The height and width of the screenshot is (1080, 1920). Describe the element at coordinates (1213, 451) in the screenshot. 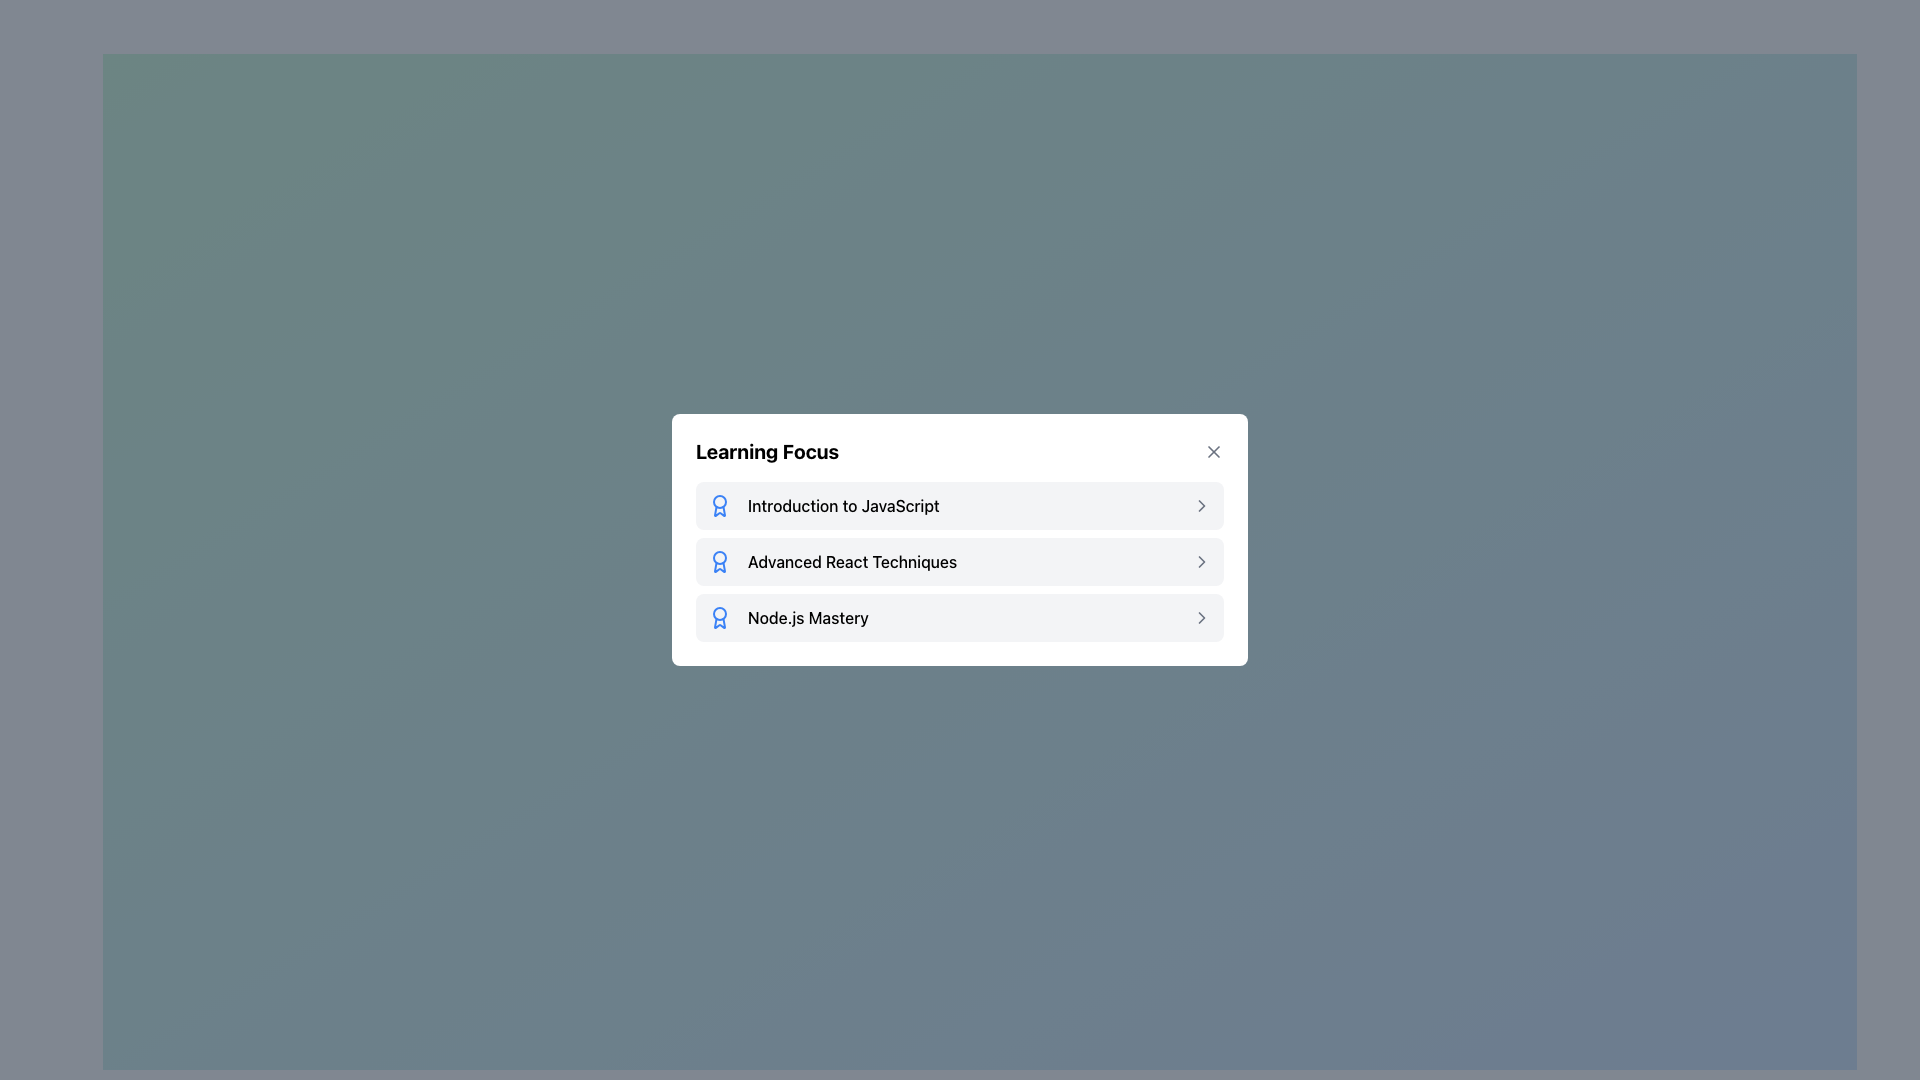

I see `the small square-shaped button with a white background and an 'X' in the center, located at the top-right corner of the 'Learning Focus' card` at that location.